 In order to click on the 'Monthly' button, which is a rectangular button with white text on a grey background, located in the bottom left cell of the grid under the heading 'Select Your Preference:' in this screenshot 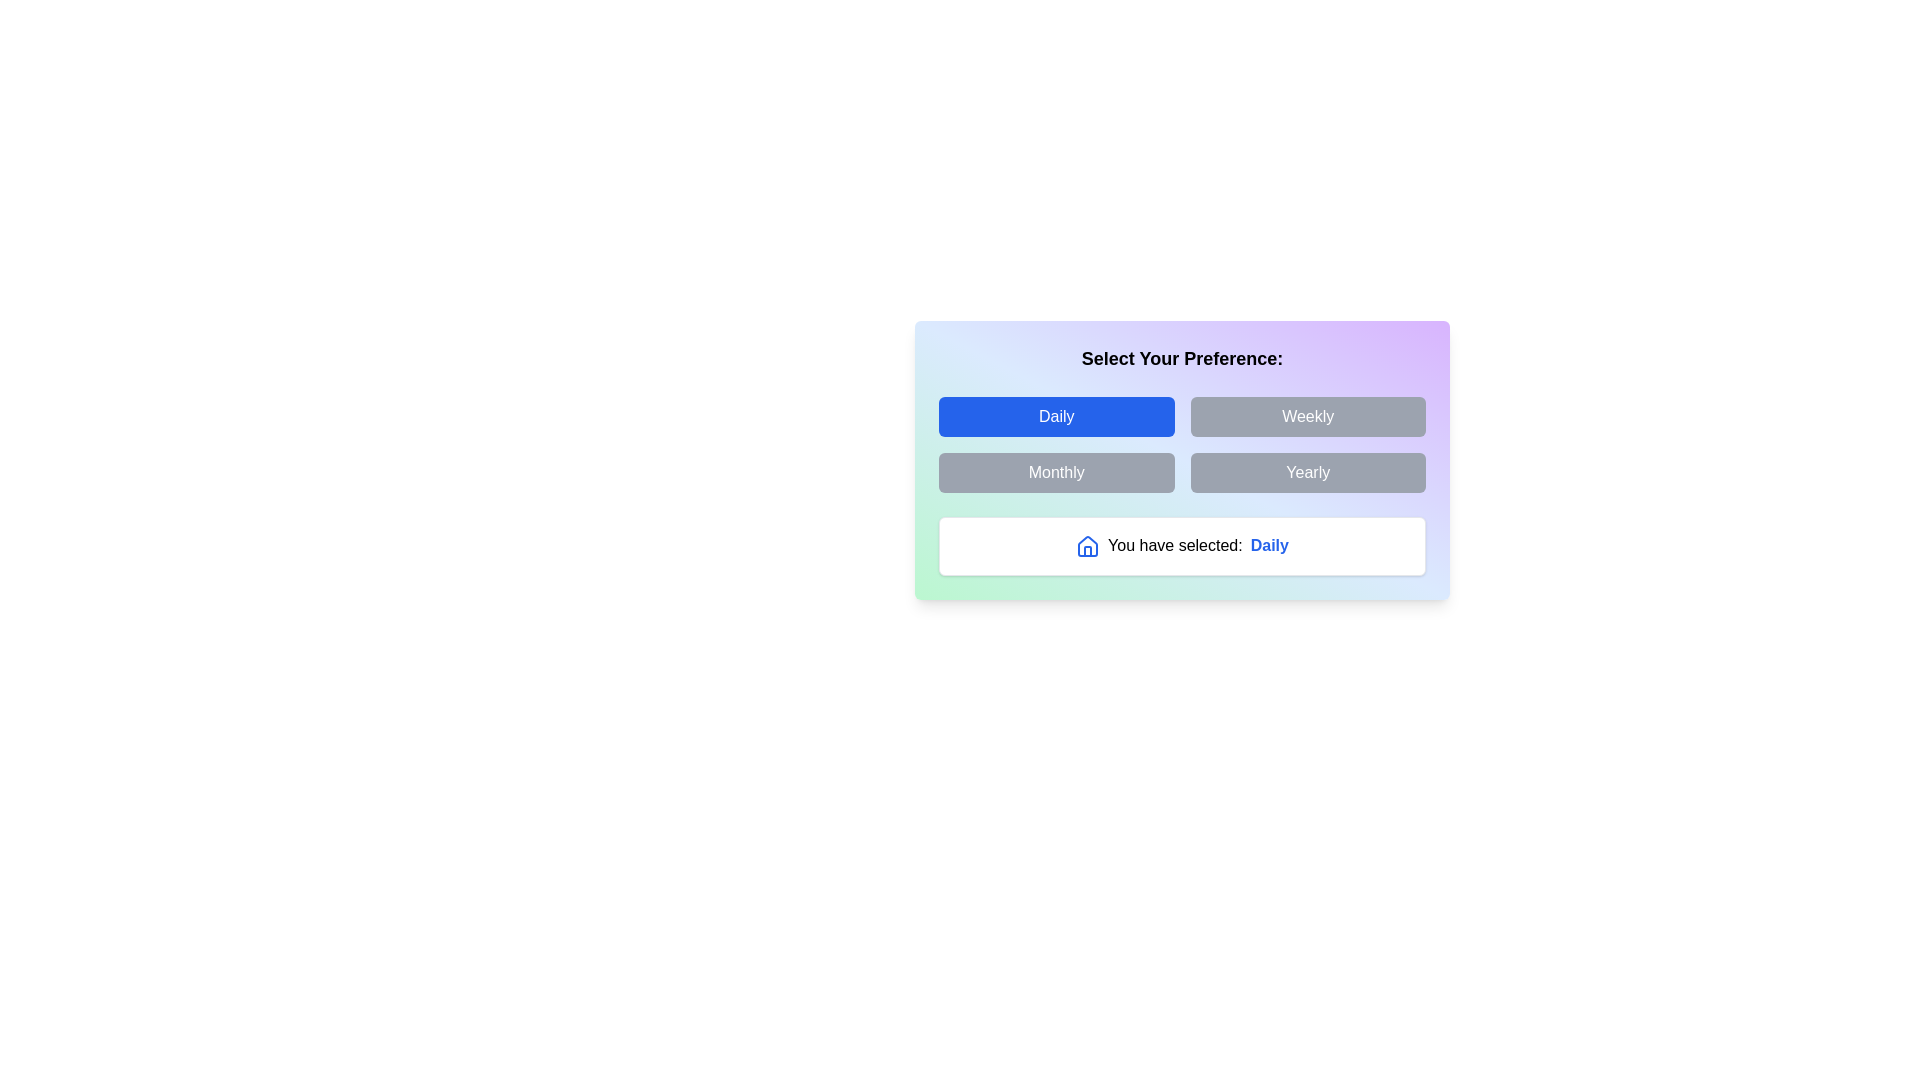, I will do `click(1055, 473)`.